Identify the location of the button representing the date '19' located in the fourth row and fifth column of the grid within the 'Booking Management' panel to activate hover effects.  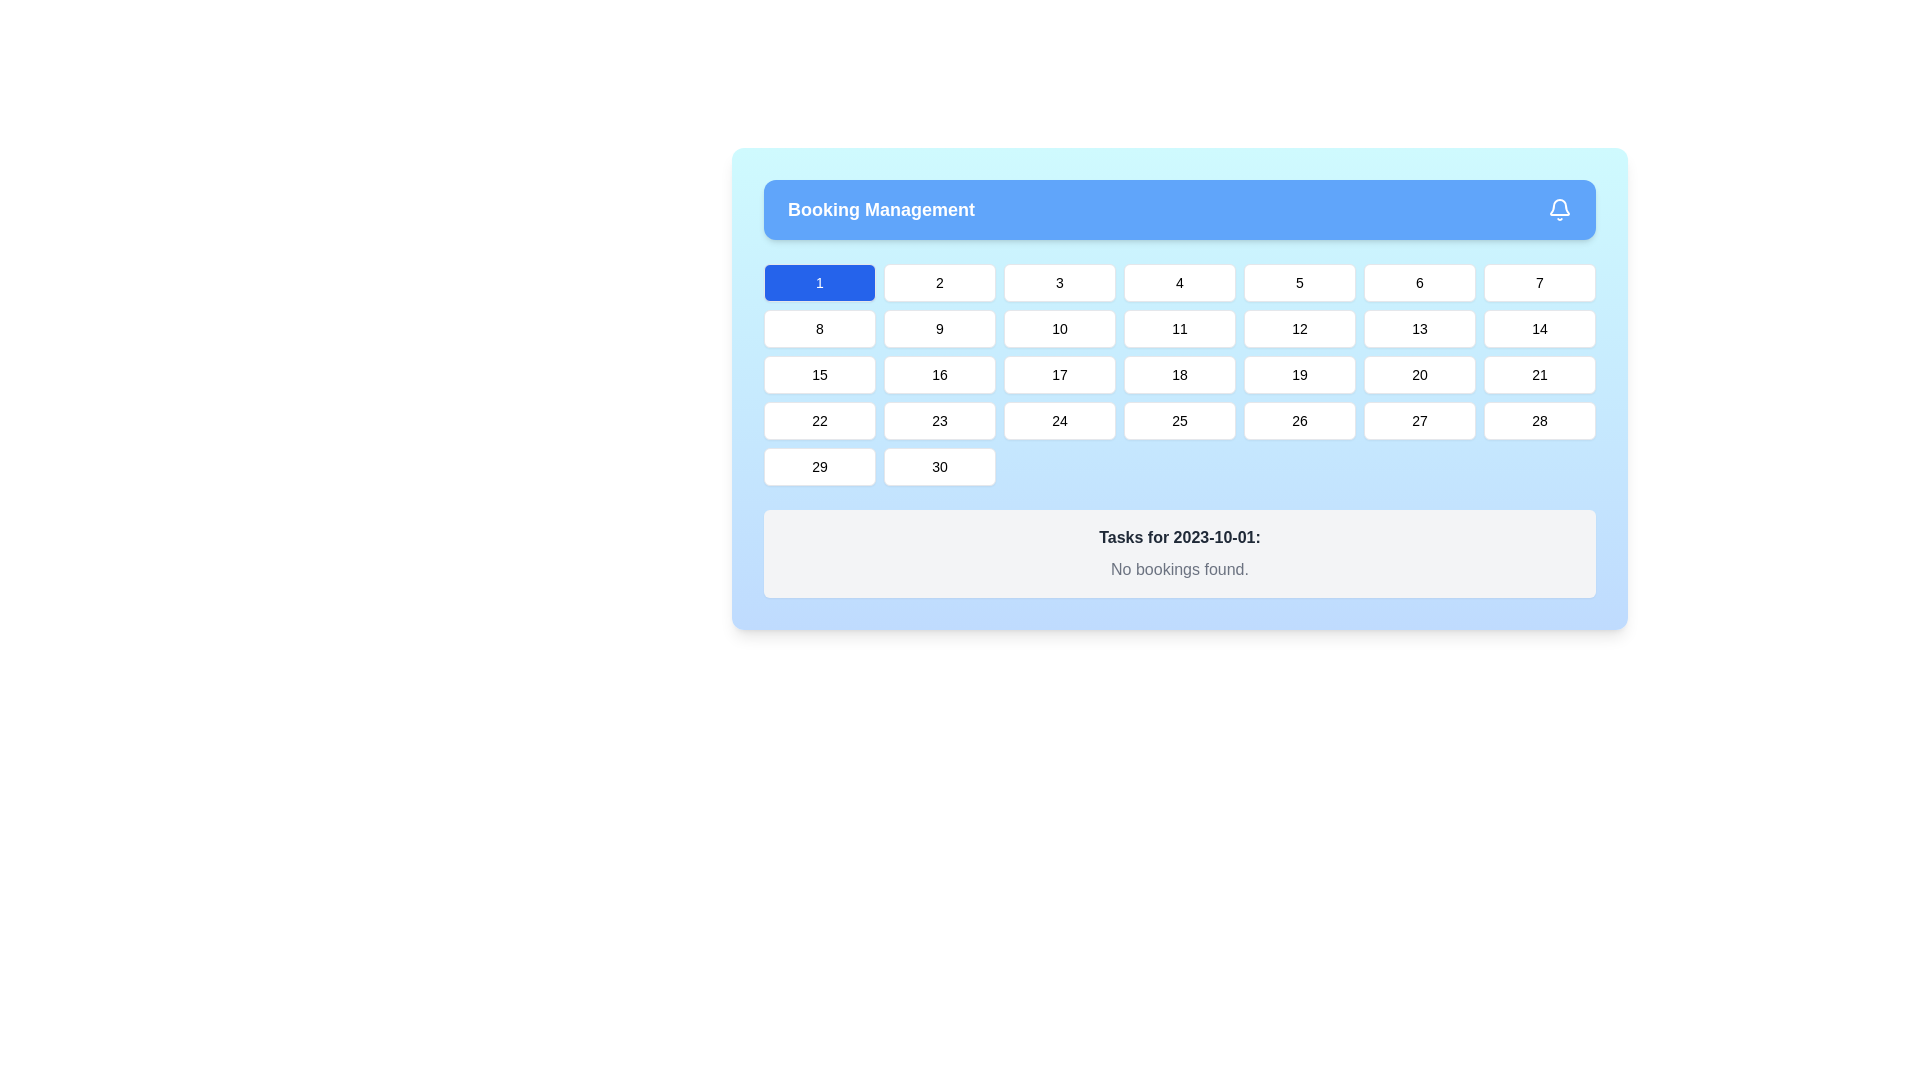
(1300, 374).